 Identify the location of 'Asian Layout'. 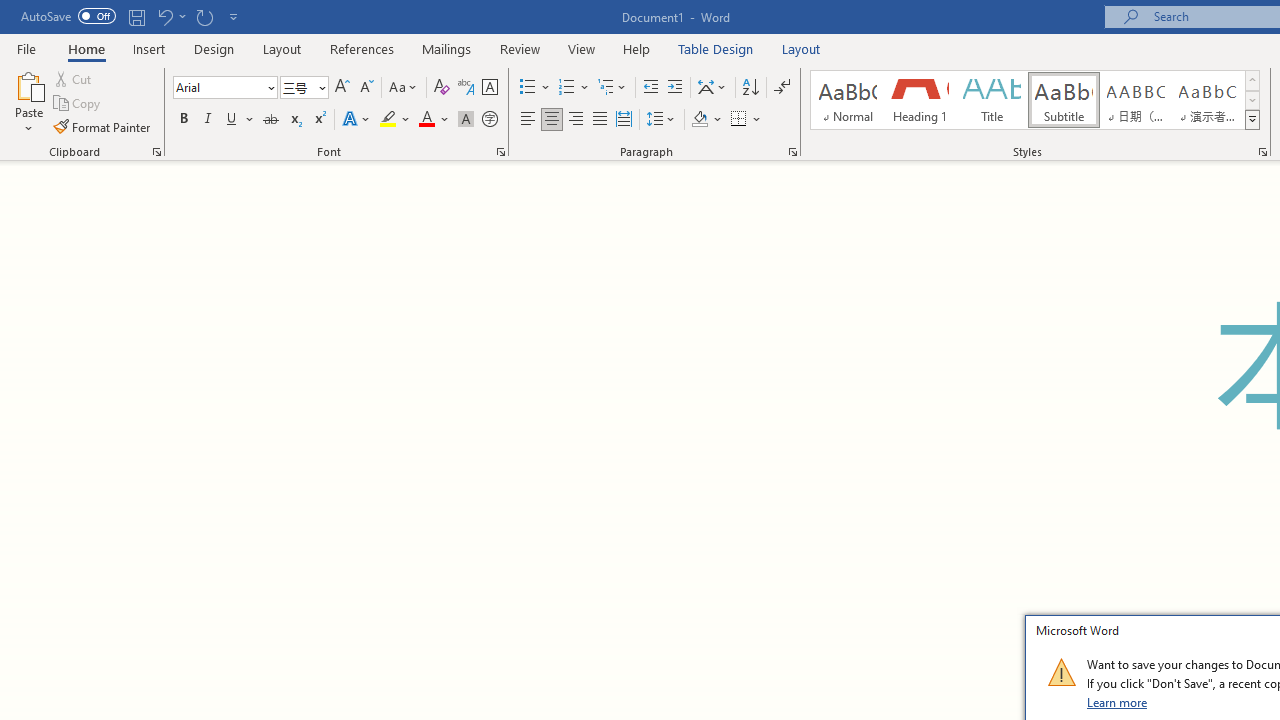
(712, 86).